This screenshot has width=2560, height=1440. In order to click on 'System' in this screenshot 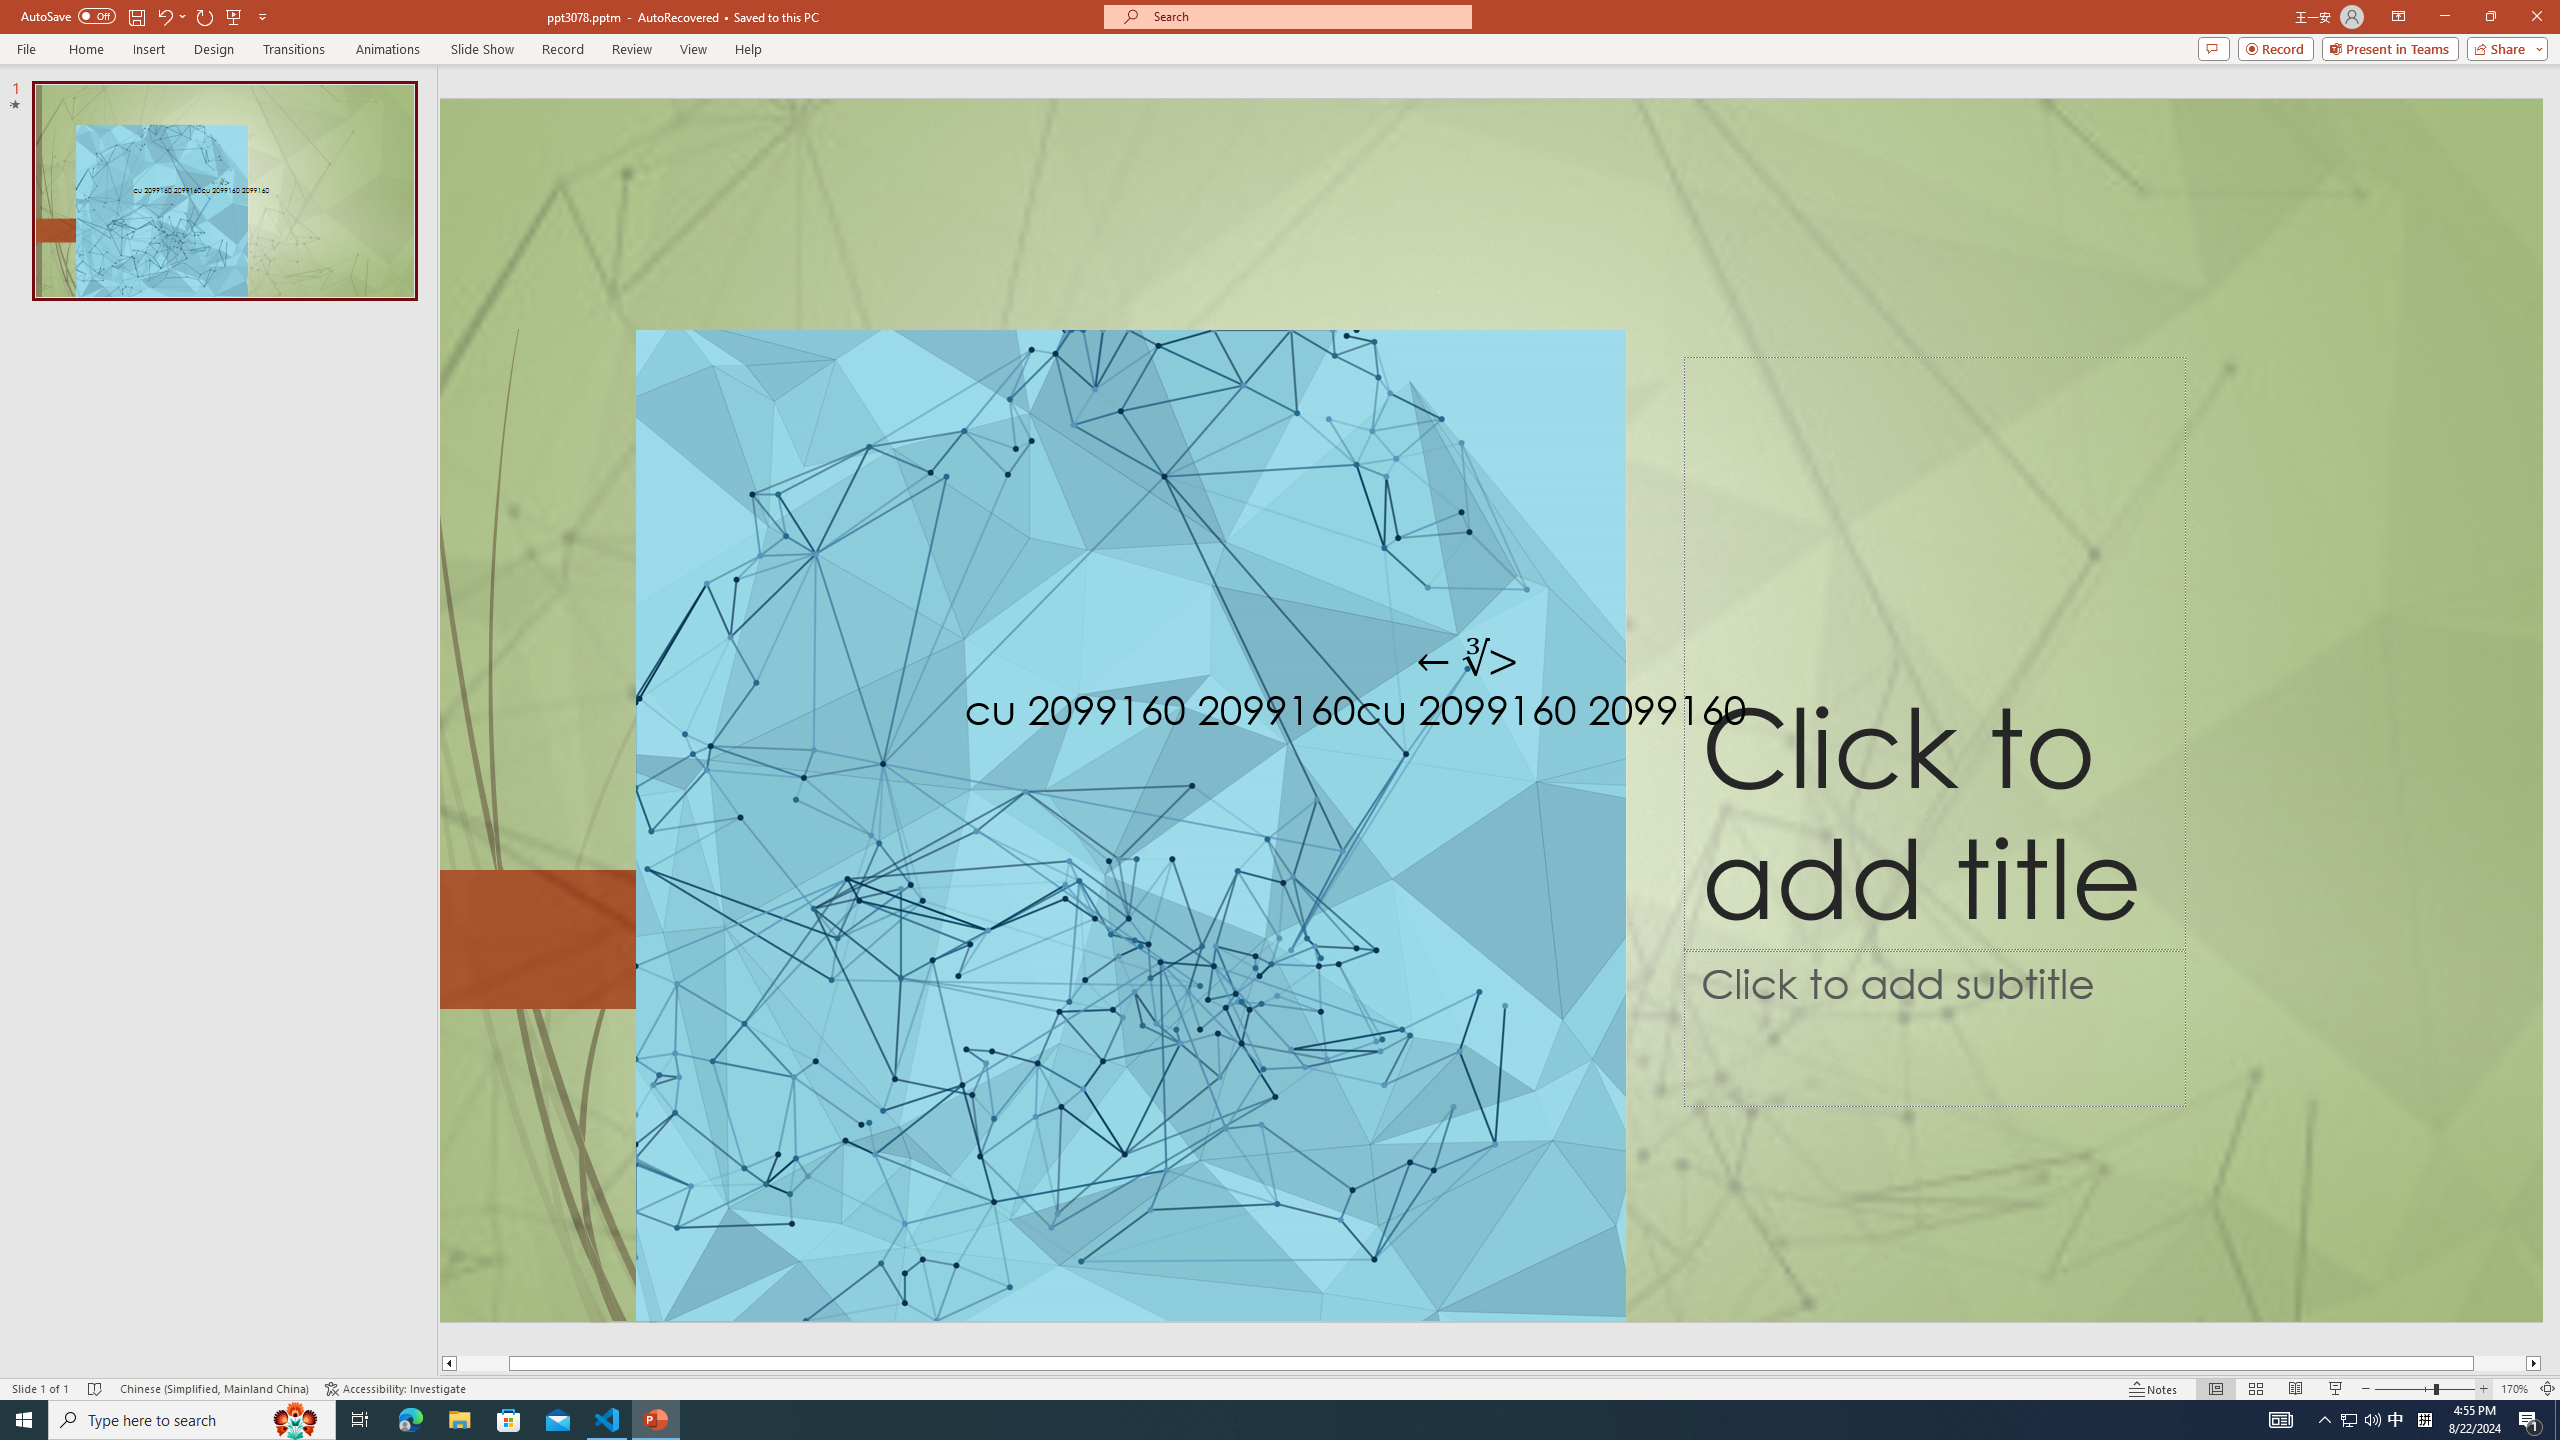, I will do `click(11, 9)`.